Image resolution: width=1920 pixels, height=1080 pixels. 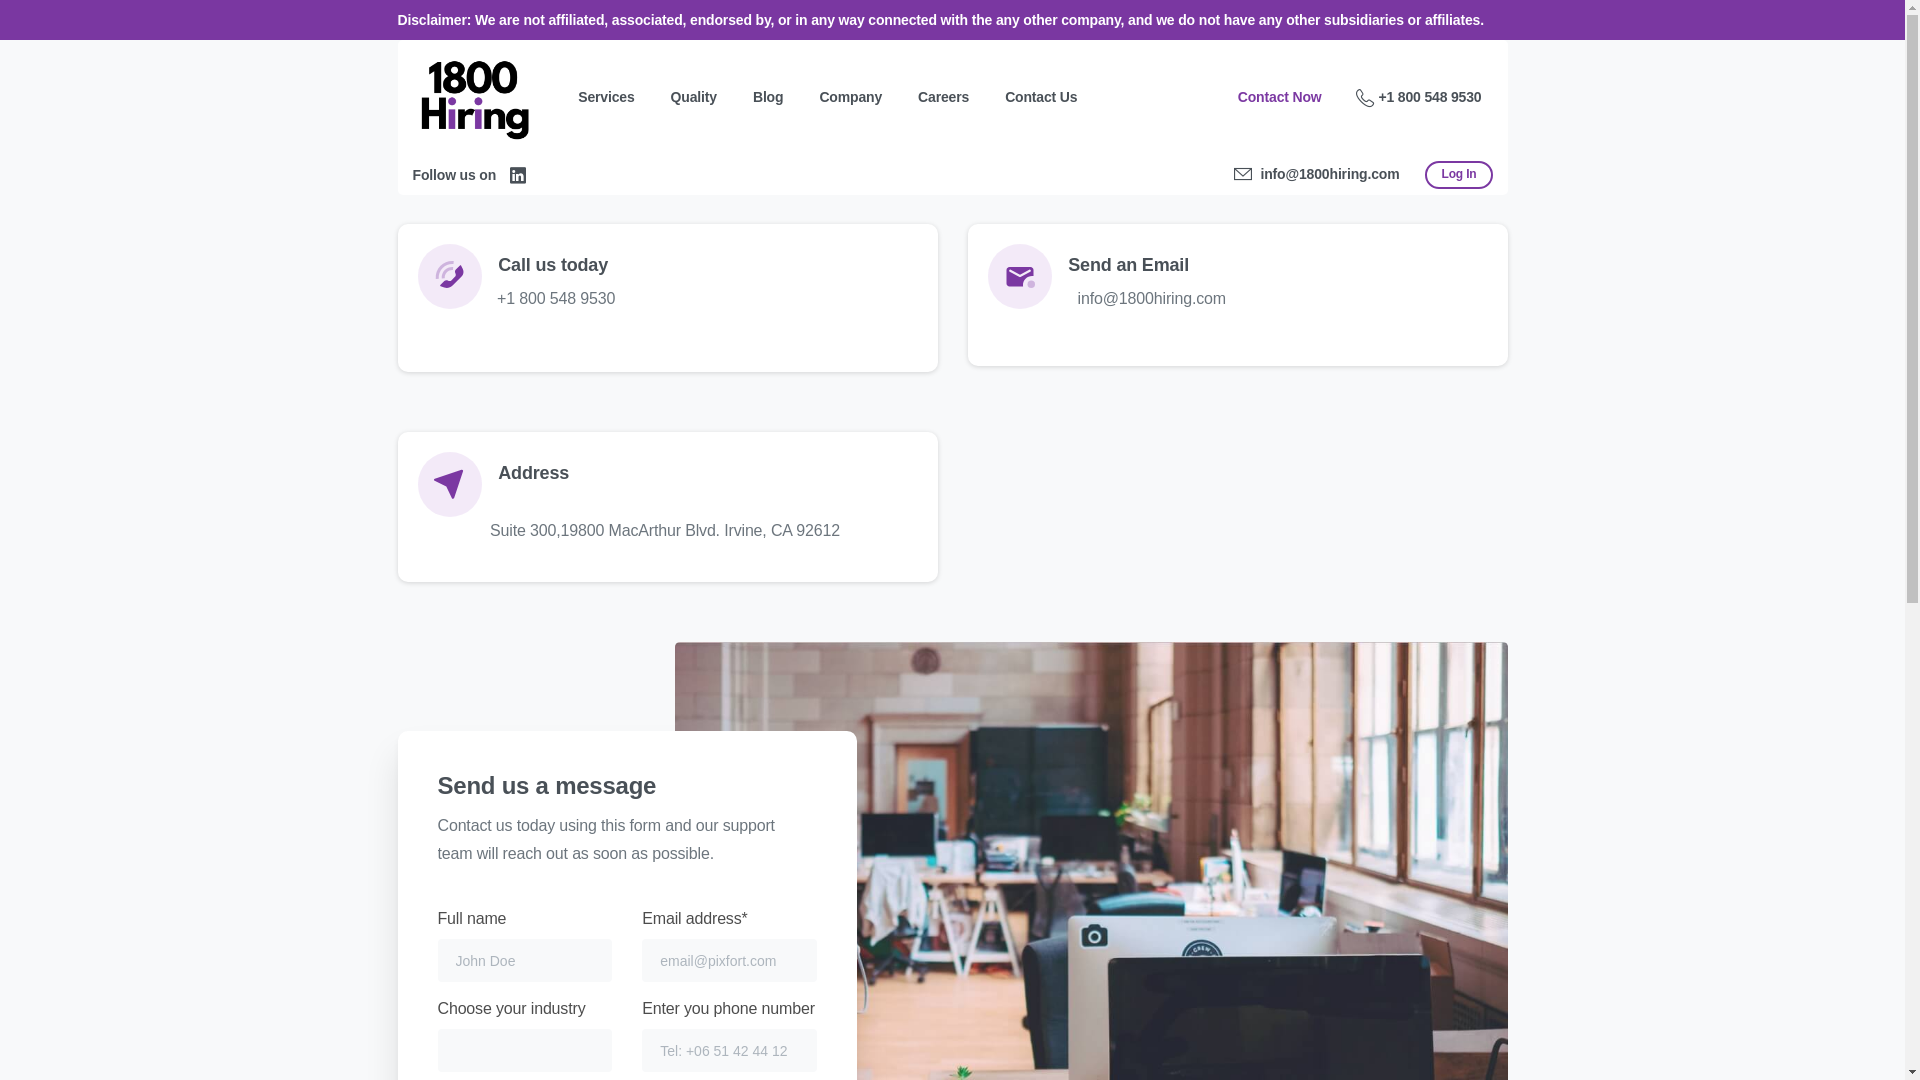 I want to click on 'info@1800hiring.com', so click(x=1232, y=173).